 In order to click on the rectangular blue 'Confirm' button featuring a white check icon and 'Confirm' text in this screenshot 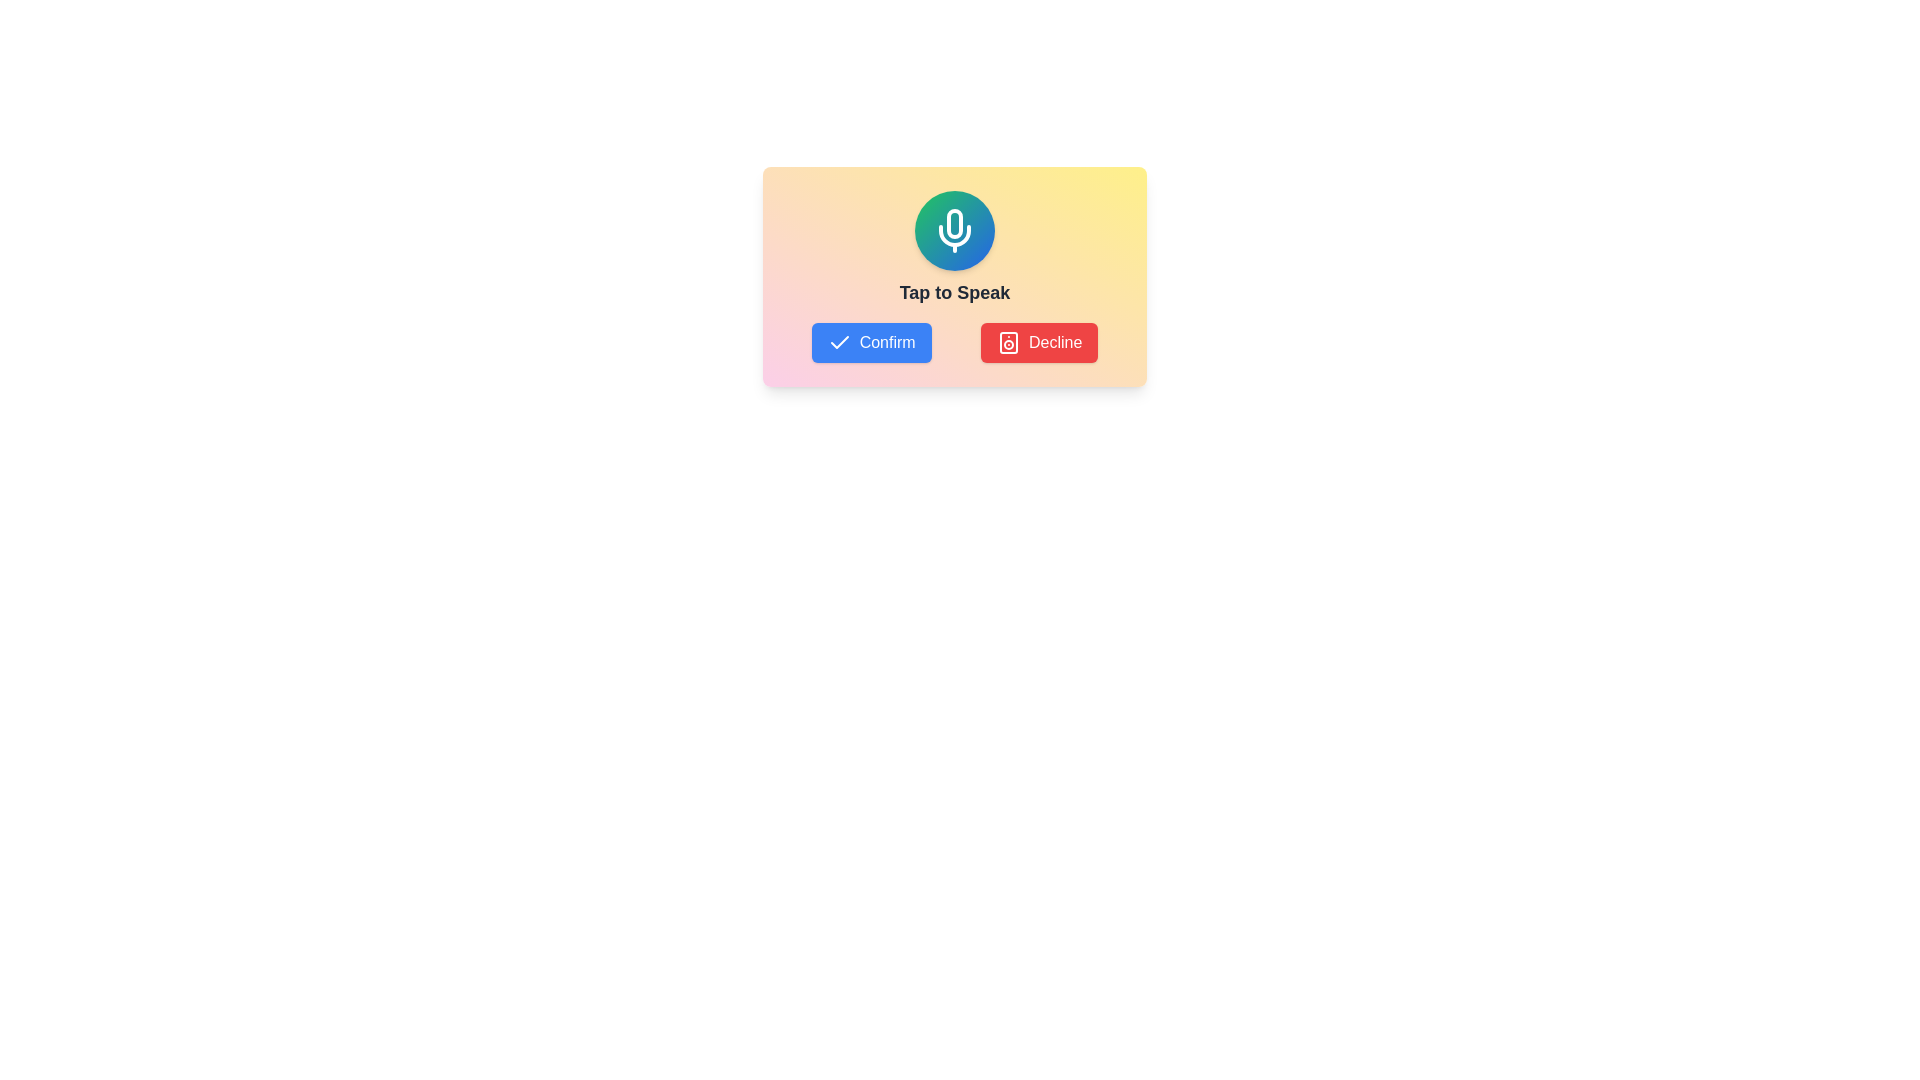, I will do `click(871, 342)`.